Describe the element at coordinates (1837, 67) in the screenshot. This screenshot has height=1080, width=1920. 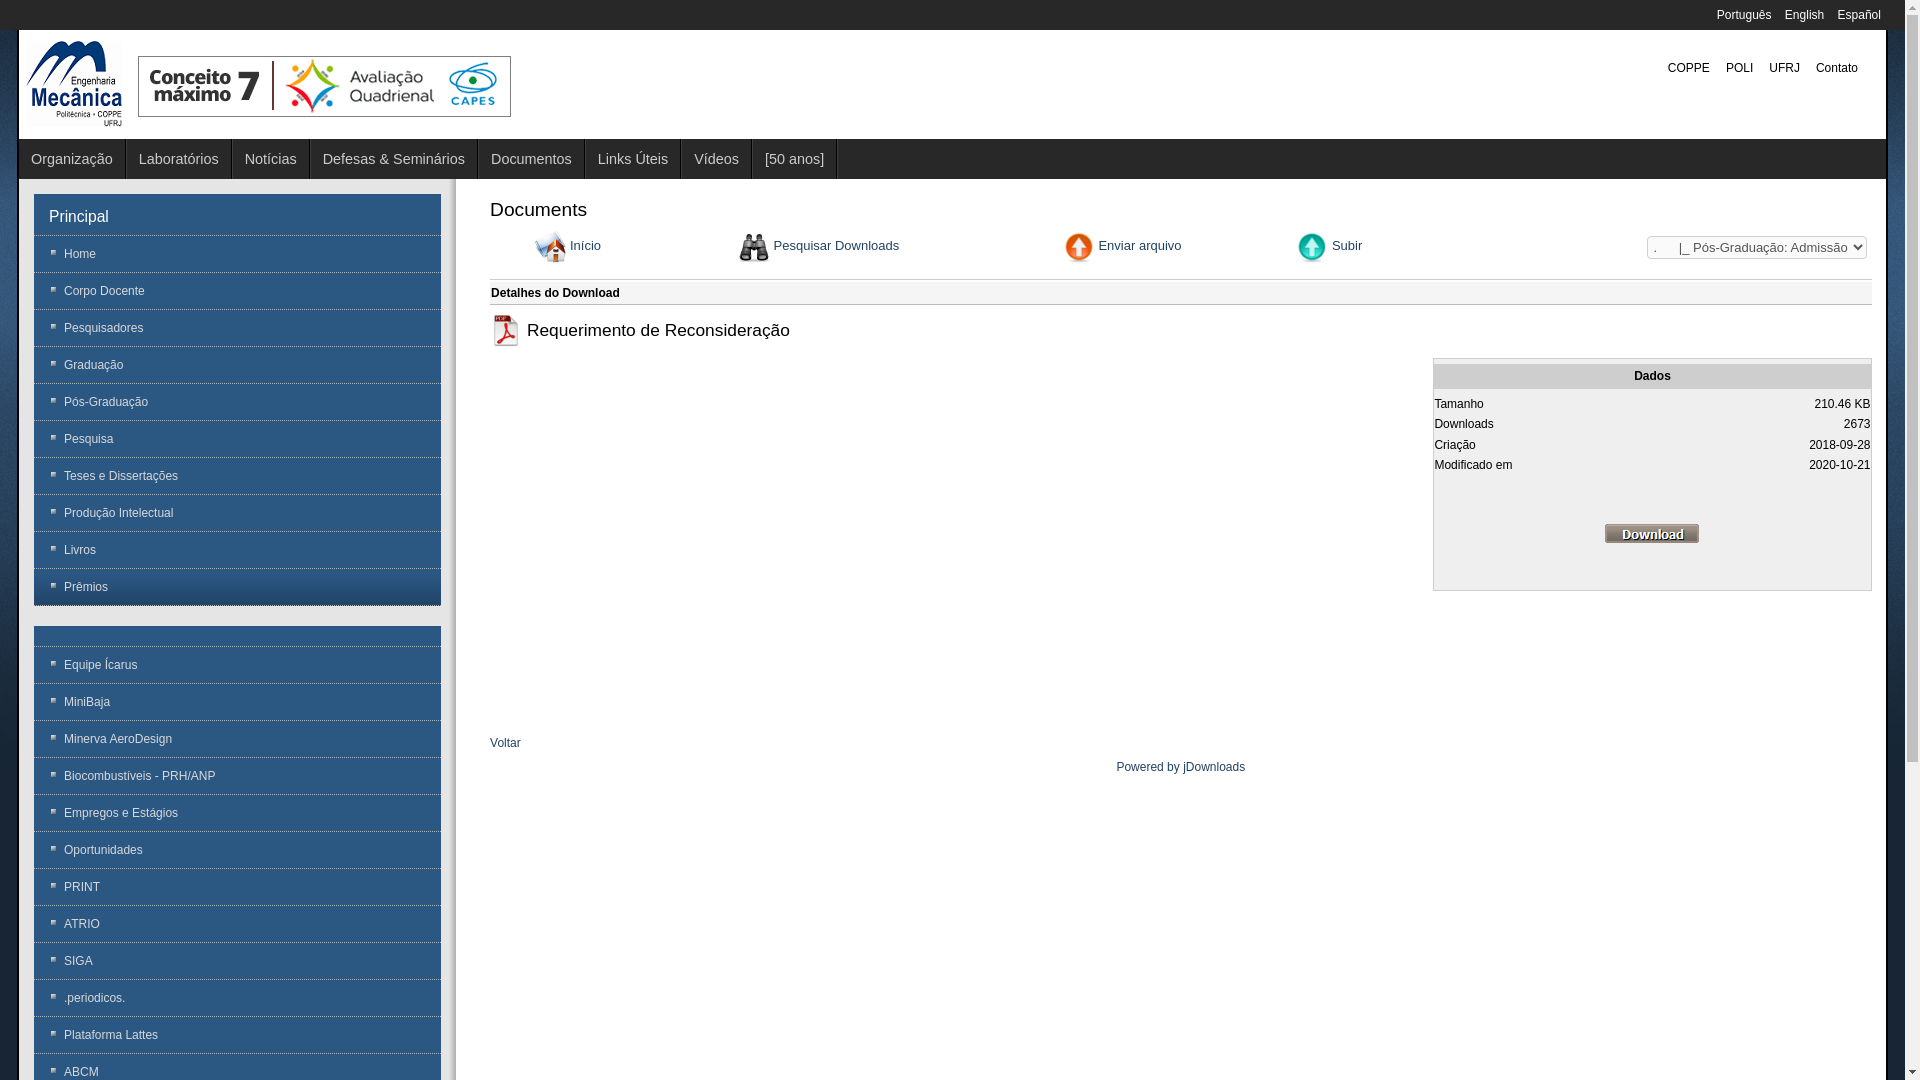
I see `'Contato'` at that location.